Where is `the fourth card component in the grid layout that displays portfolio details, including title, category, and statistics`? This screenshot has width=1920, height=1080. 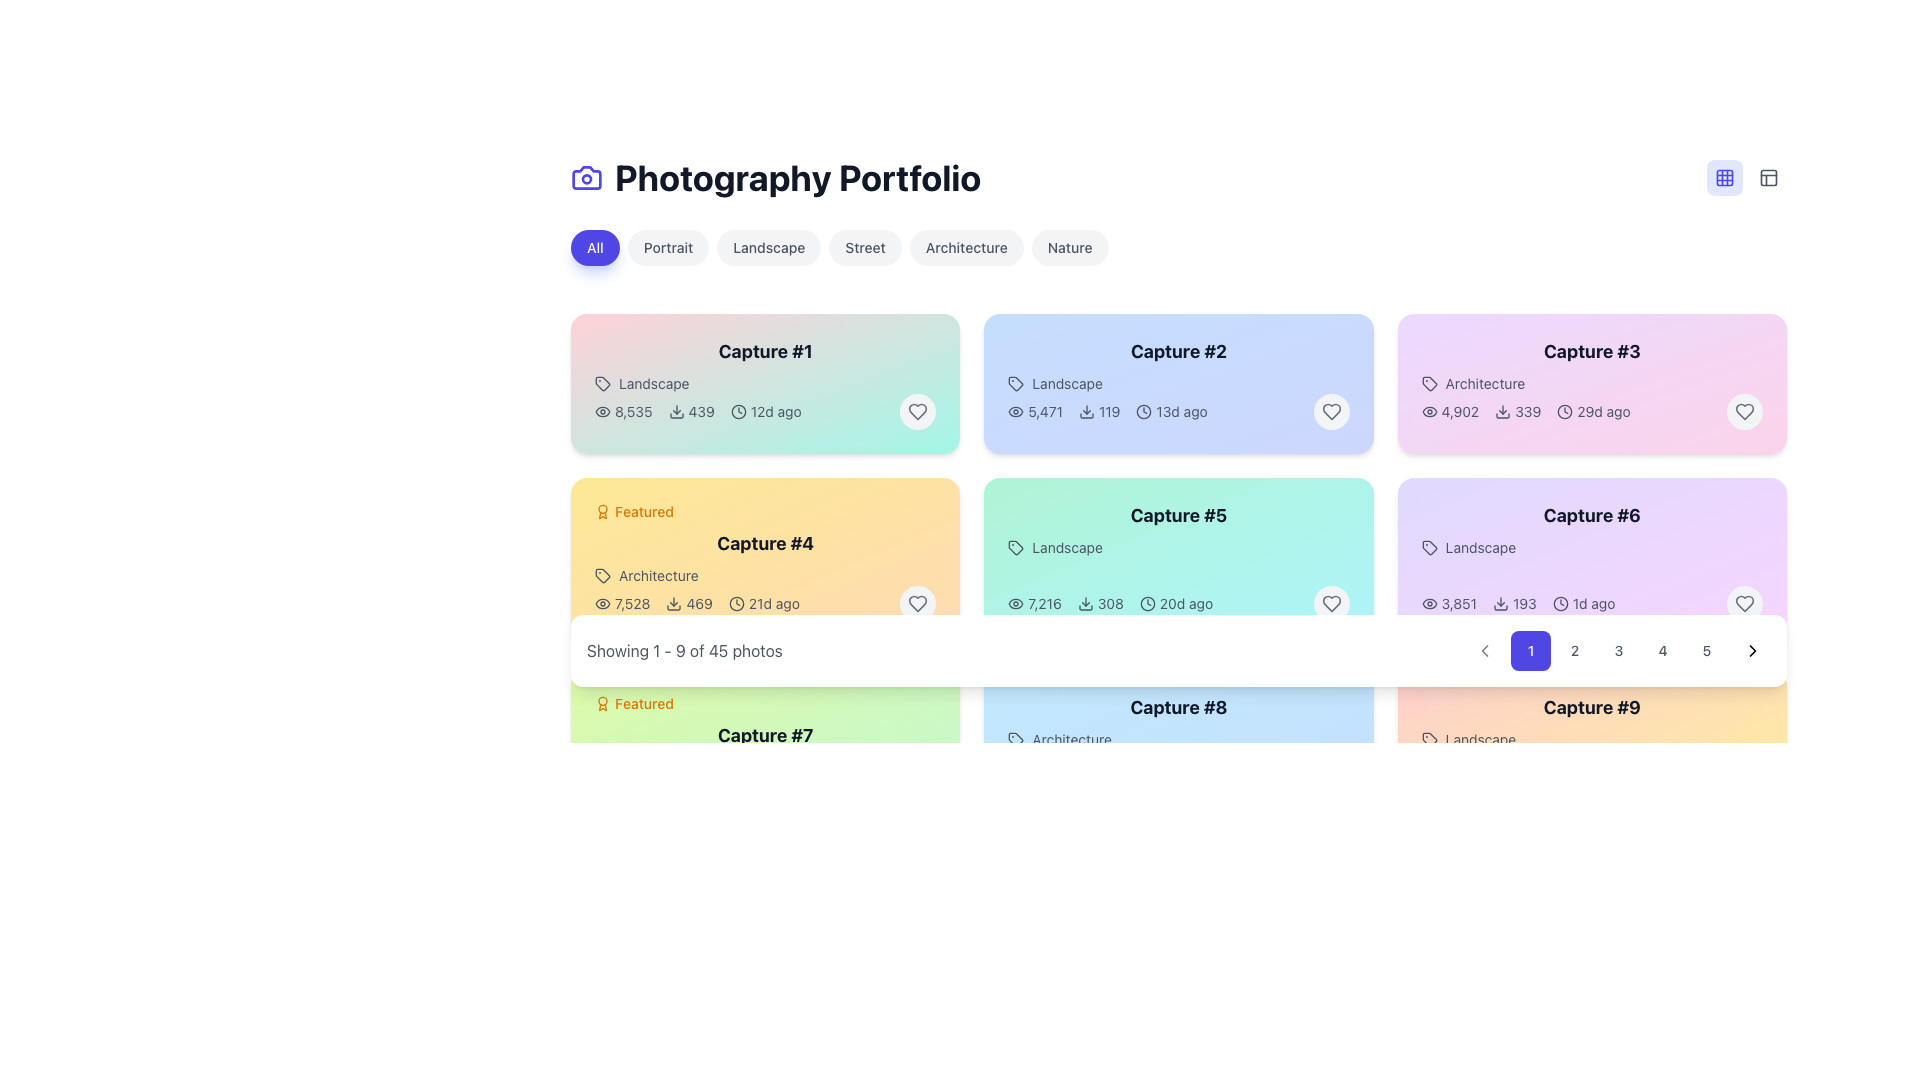
the fourth card component in the grid layout that displays portfolio details, including title, category, and statistics is located at coordinates (764, 562).